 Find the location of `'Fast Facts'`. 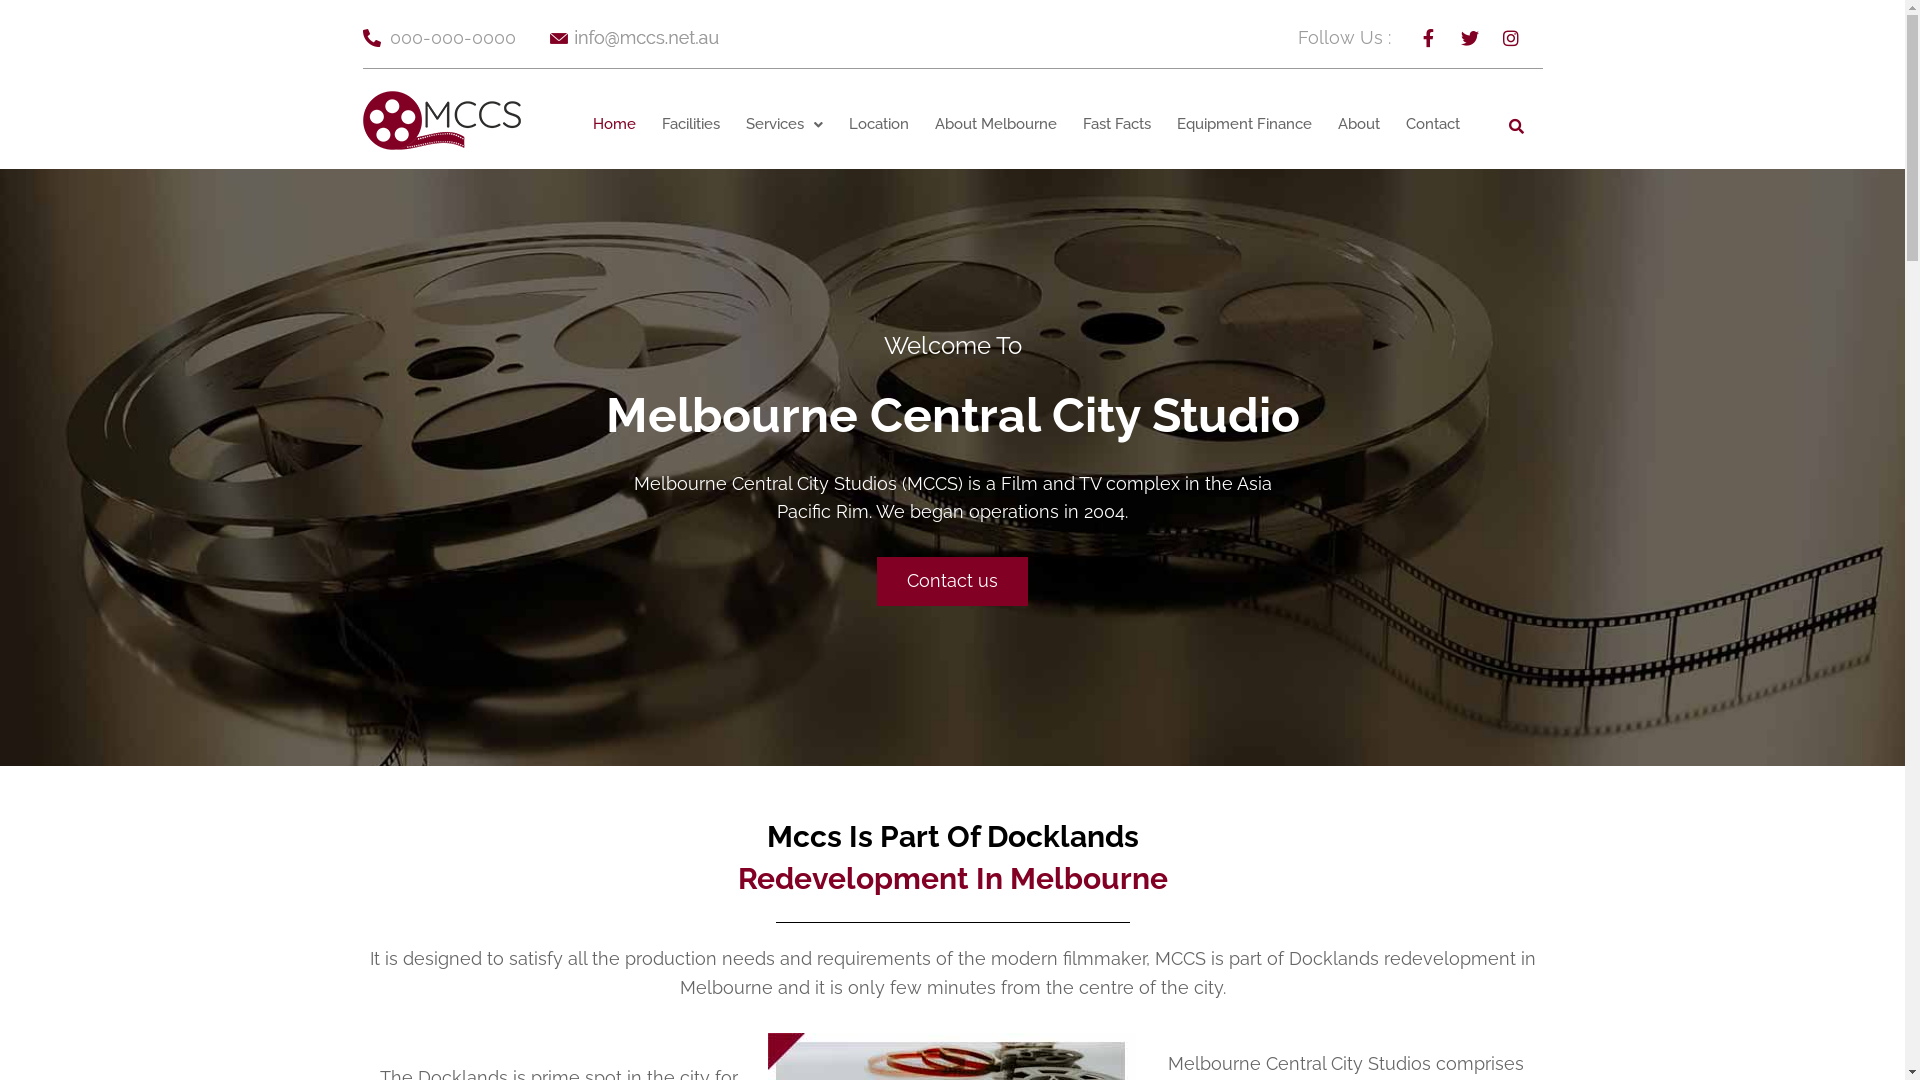

'Fast Facts' is located at coordinates (1116, 124).